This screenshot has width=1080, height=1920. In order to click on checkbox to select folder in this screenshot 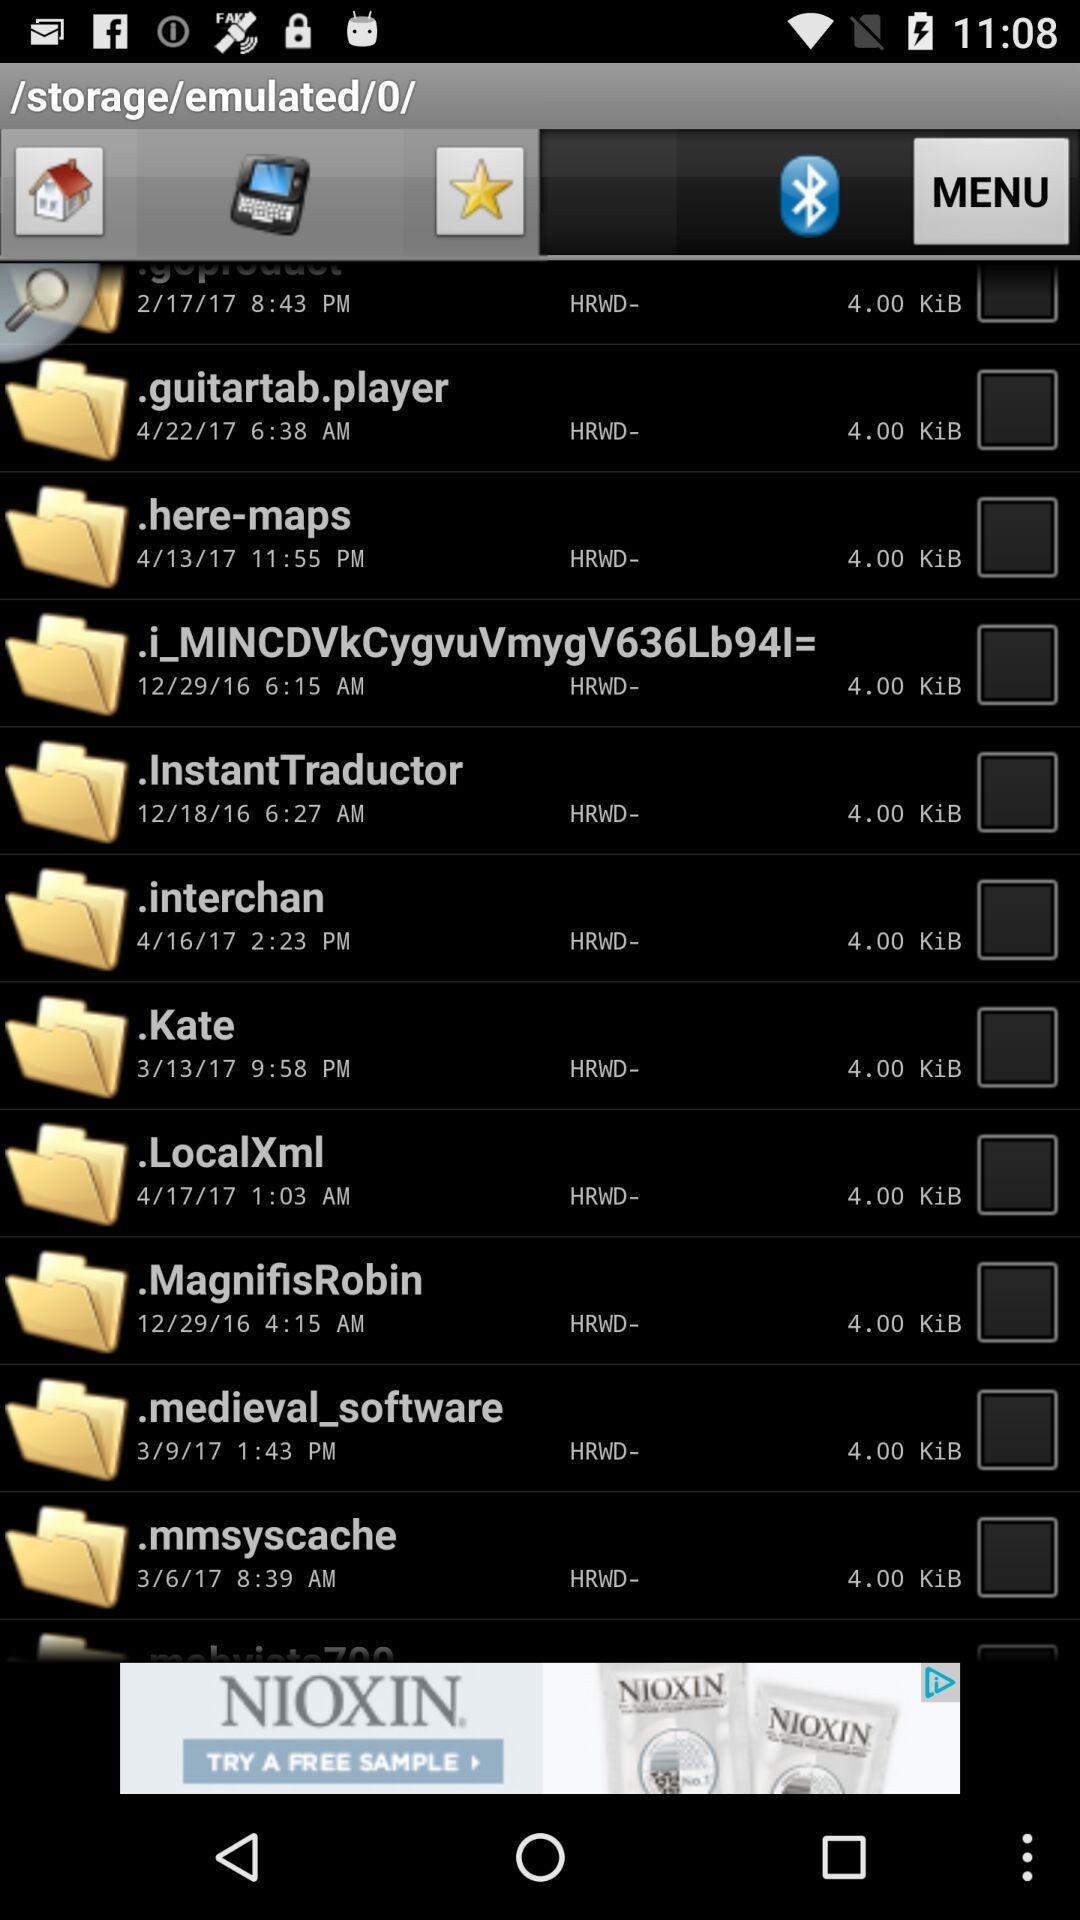, I will do `click(1023, 1554)`.